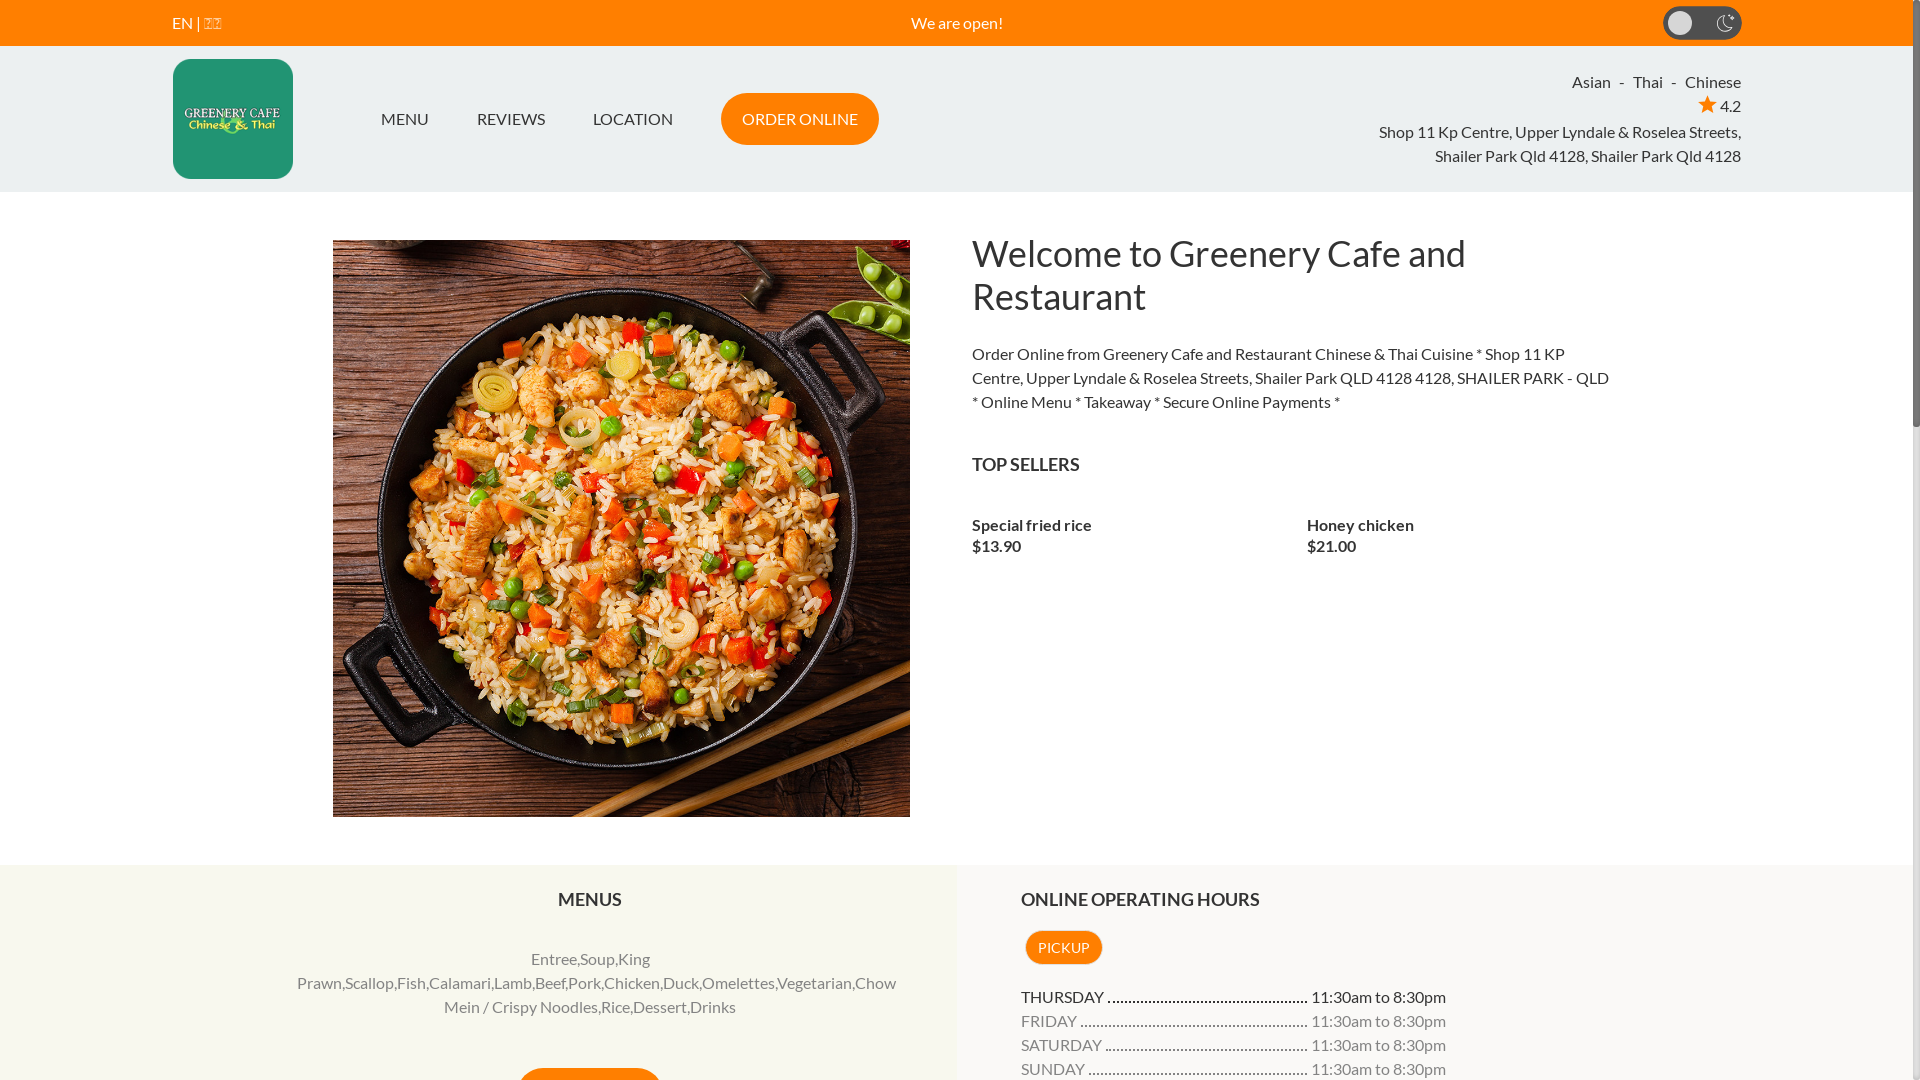 This screenshot has height=1080, width=1920. What do you see at coordinates (971, 527) in the screenshot?
I see `'Special fried rice` at bounding box center [971, 527].